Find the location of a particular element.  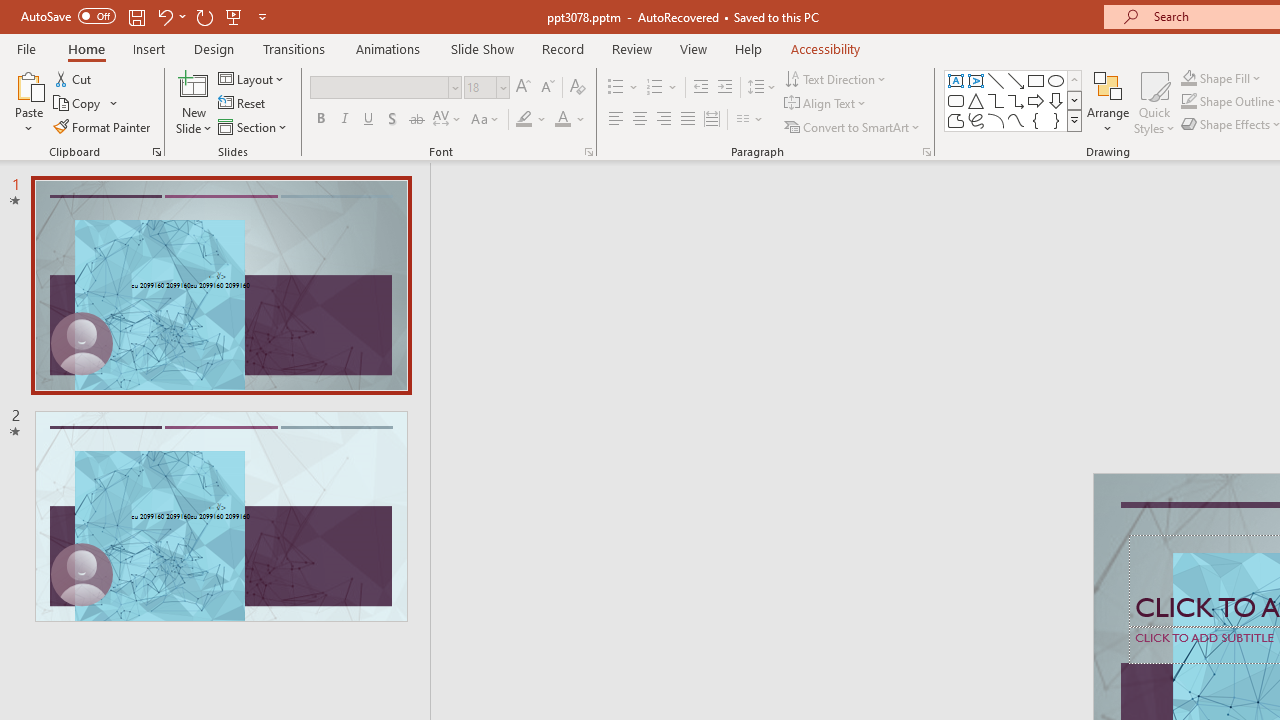

'Clear Formatting' is located at coordinates (576, 86).